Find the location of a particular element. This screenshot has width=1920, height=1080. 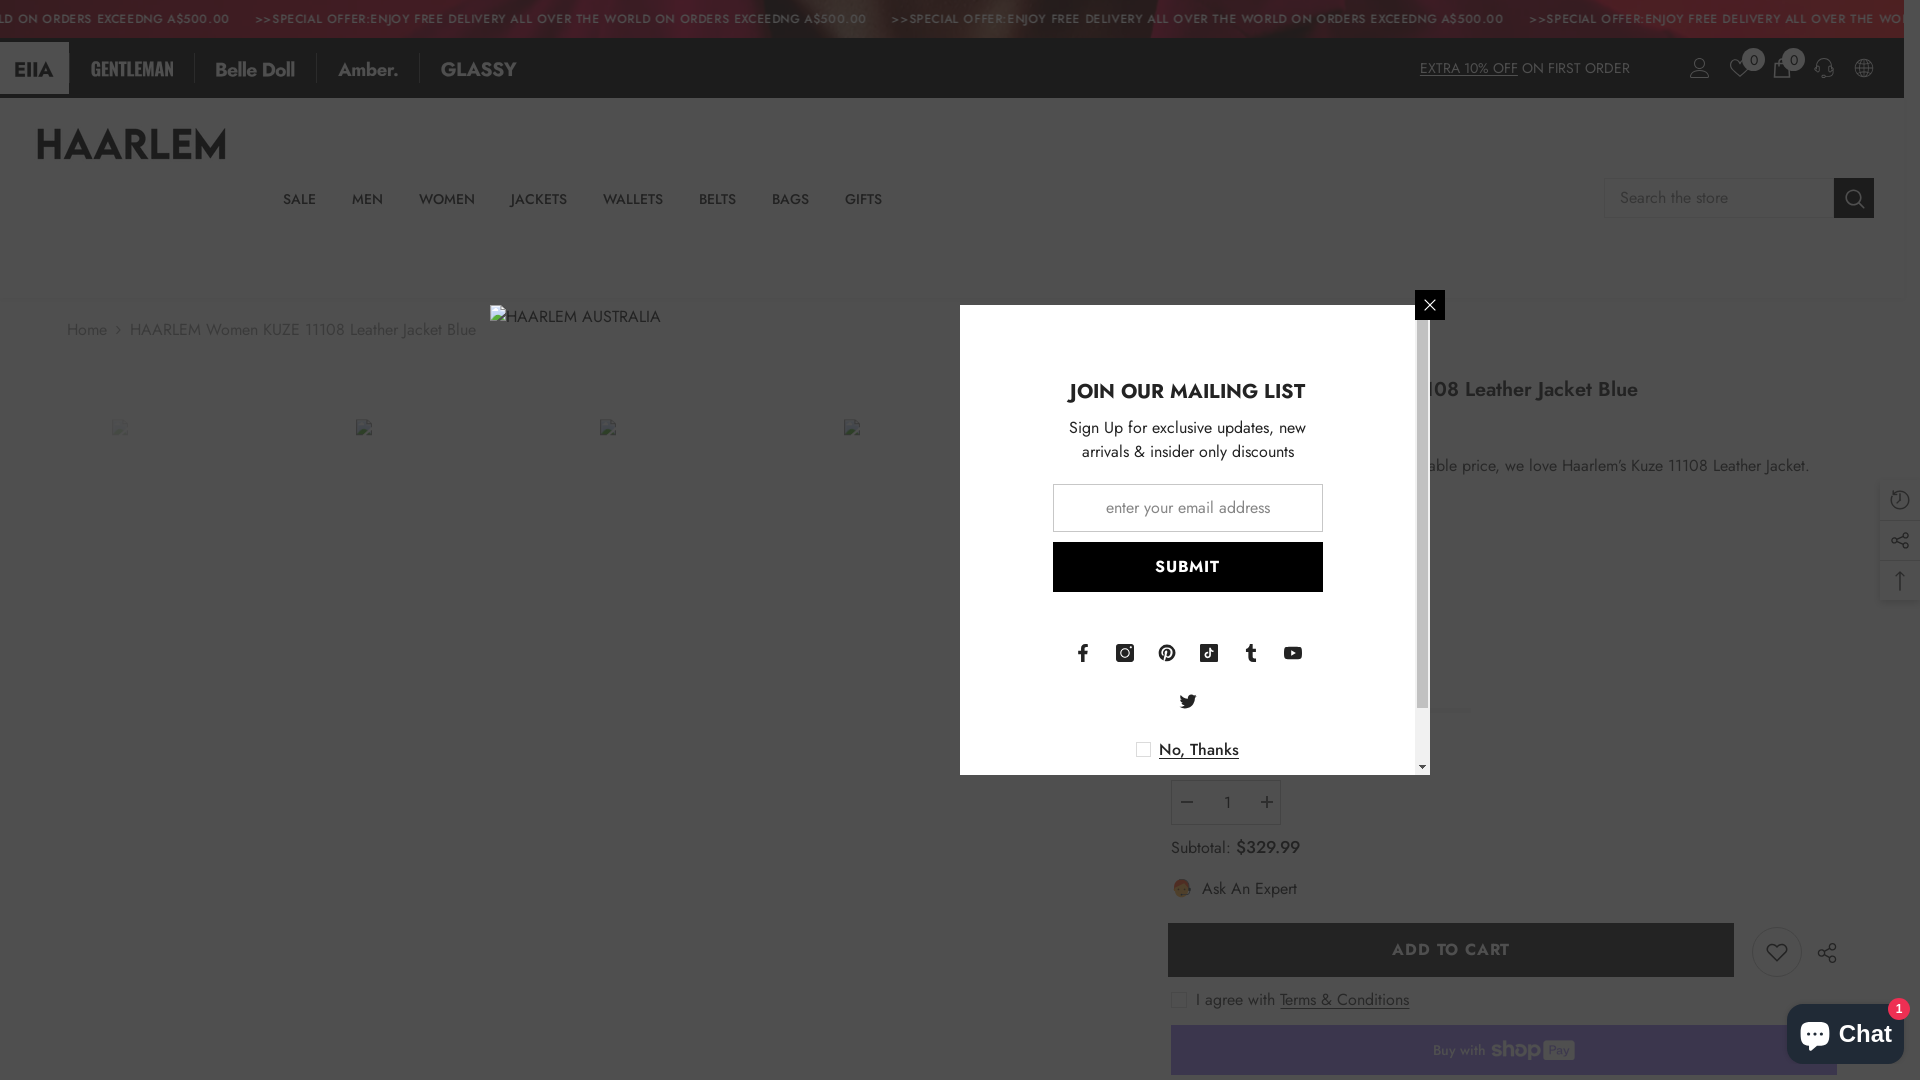

'Ask An Expert' is located at coordinates (1232, 887).